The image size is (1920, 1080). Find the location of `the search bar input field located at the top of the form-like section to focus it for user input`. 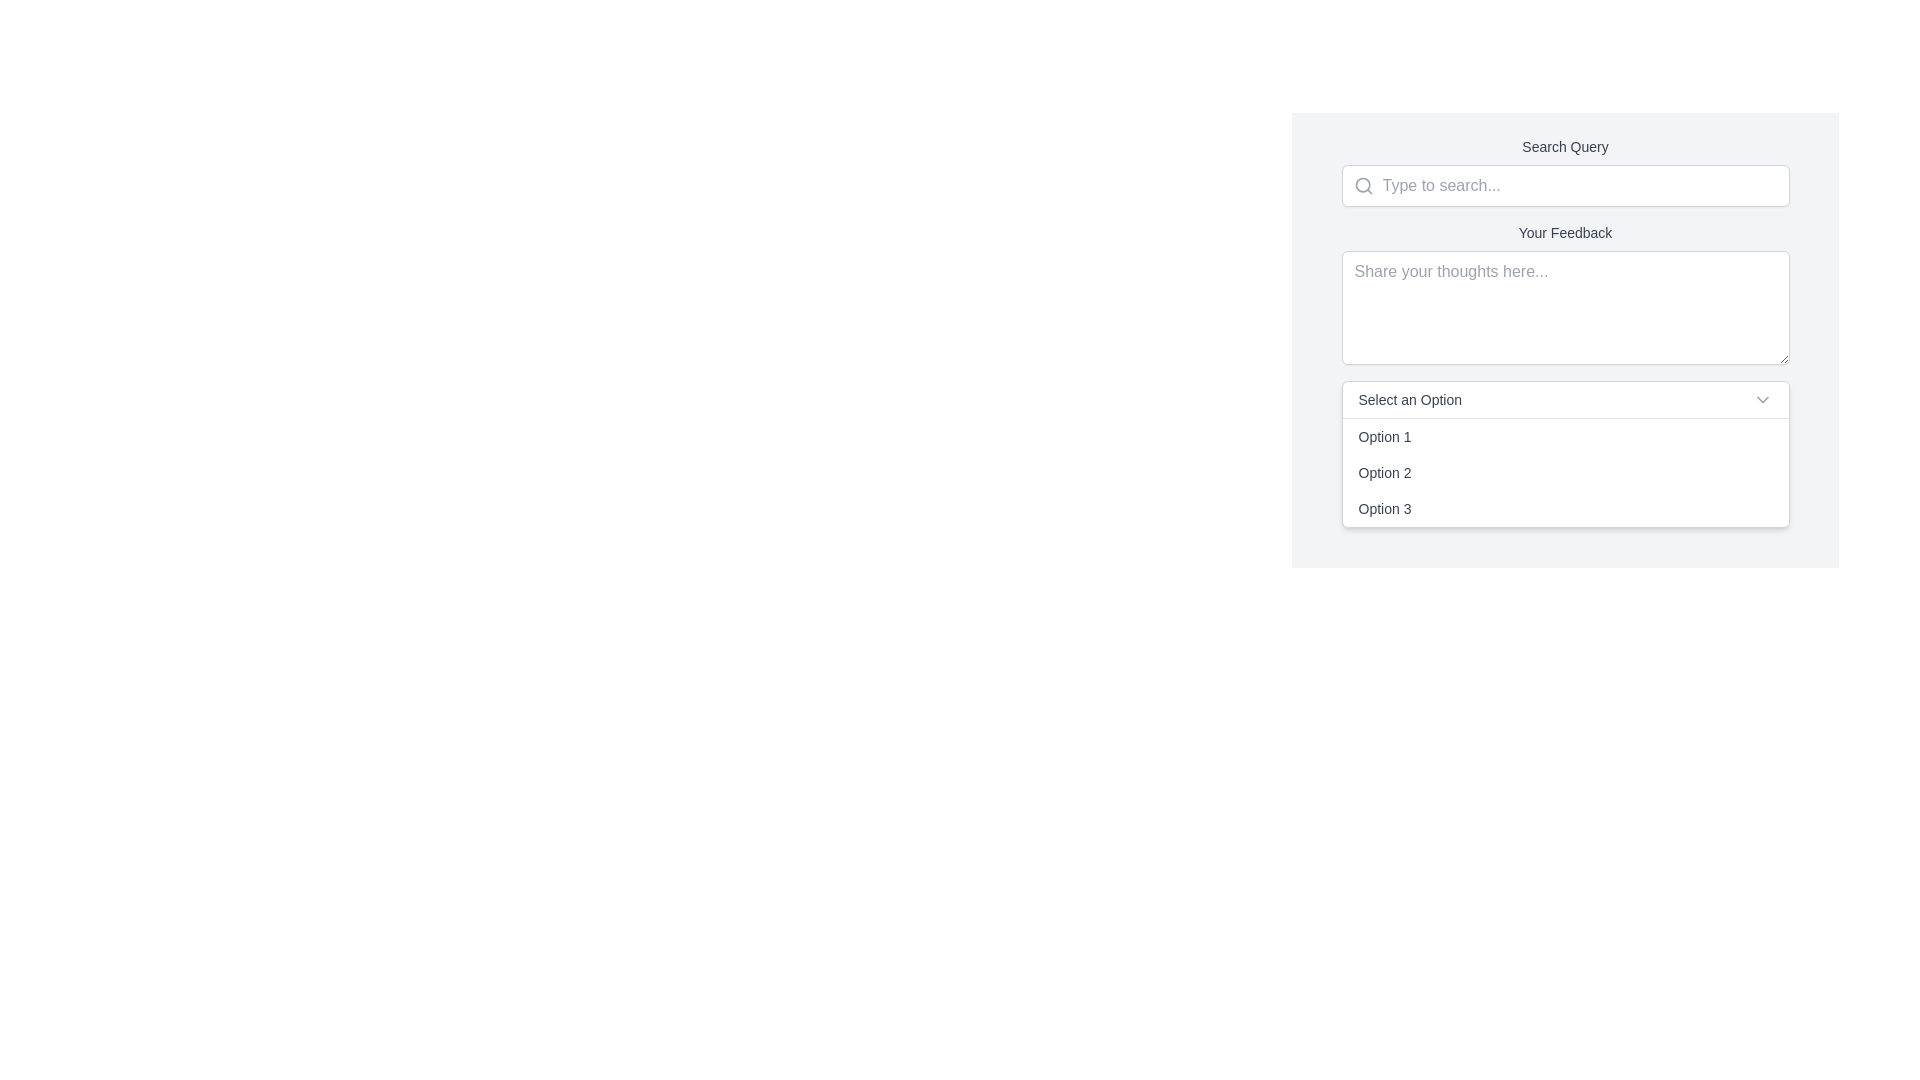

the search bar input field located at the top of the form-like section to focus it for user input is located at coordinates (1564, 171).